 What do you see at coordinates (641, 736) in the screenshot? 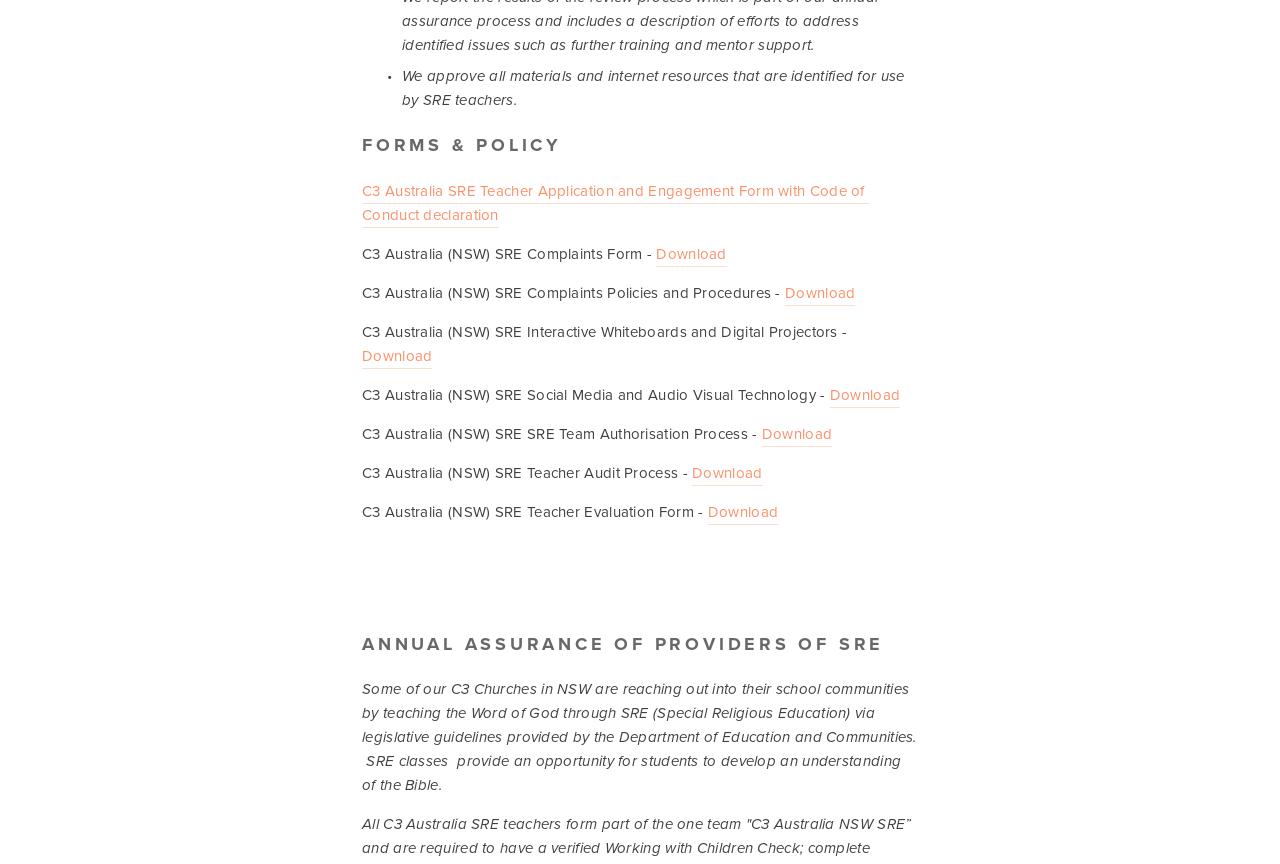
I see `'Some of our C3 Churches in NSW are reaching out into their school communities by teaching the Word of God through SRE (Special Religious Education) via legislative guidelines provided by the Department of Education and Communities.  SRE classes  provide an opportunity for students to develop an understanding of the Bible.'` at bounding box center [641, 736].